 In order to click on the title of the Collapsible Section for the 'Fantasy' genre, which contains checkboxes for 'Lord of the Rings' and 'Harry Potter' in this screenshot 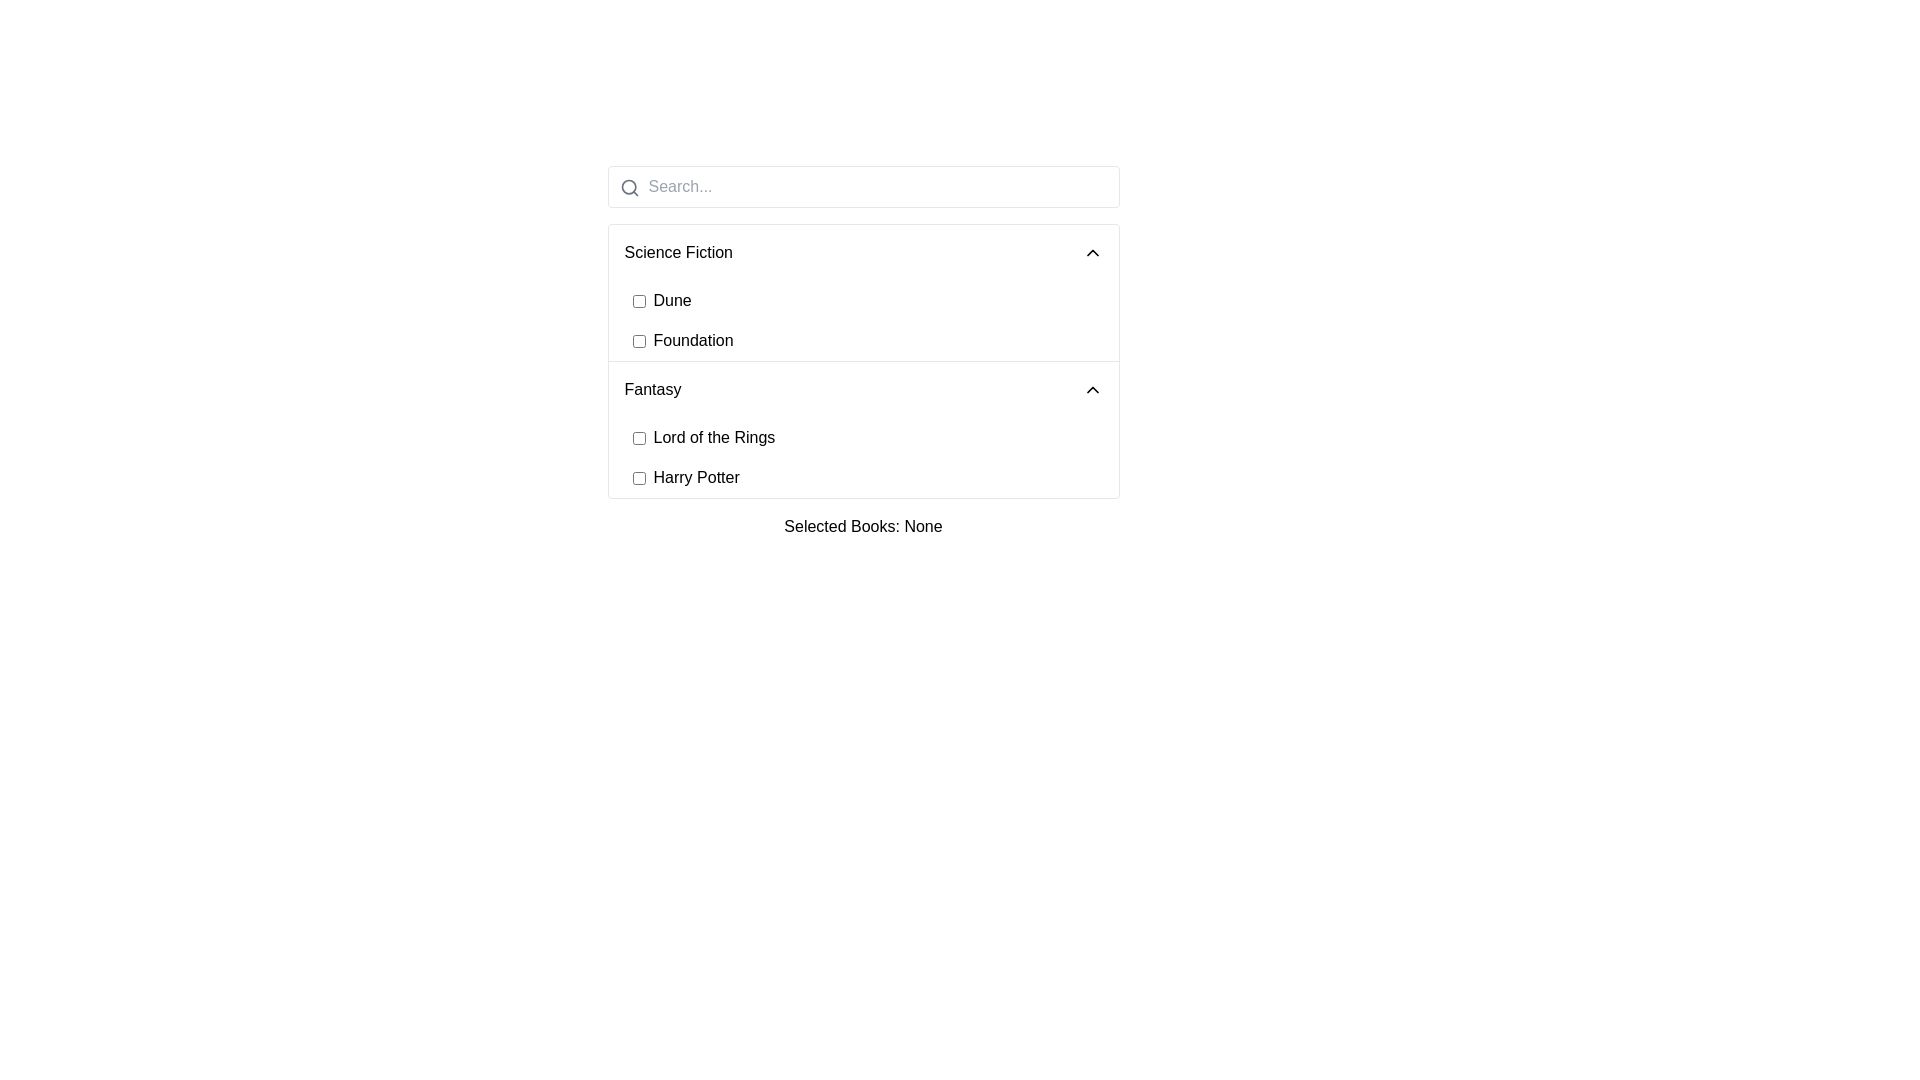, I will do `click(863, 428)`.